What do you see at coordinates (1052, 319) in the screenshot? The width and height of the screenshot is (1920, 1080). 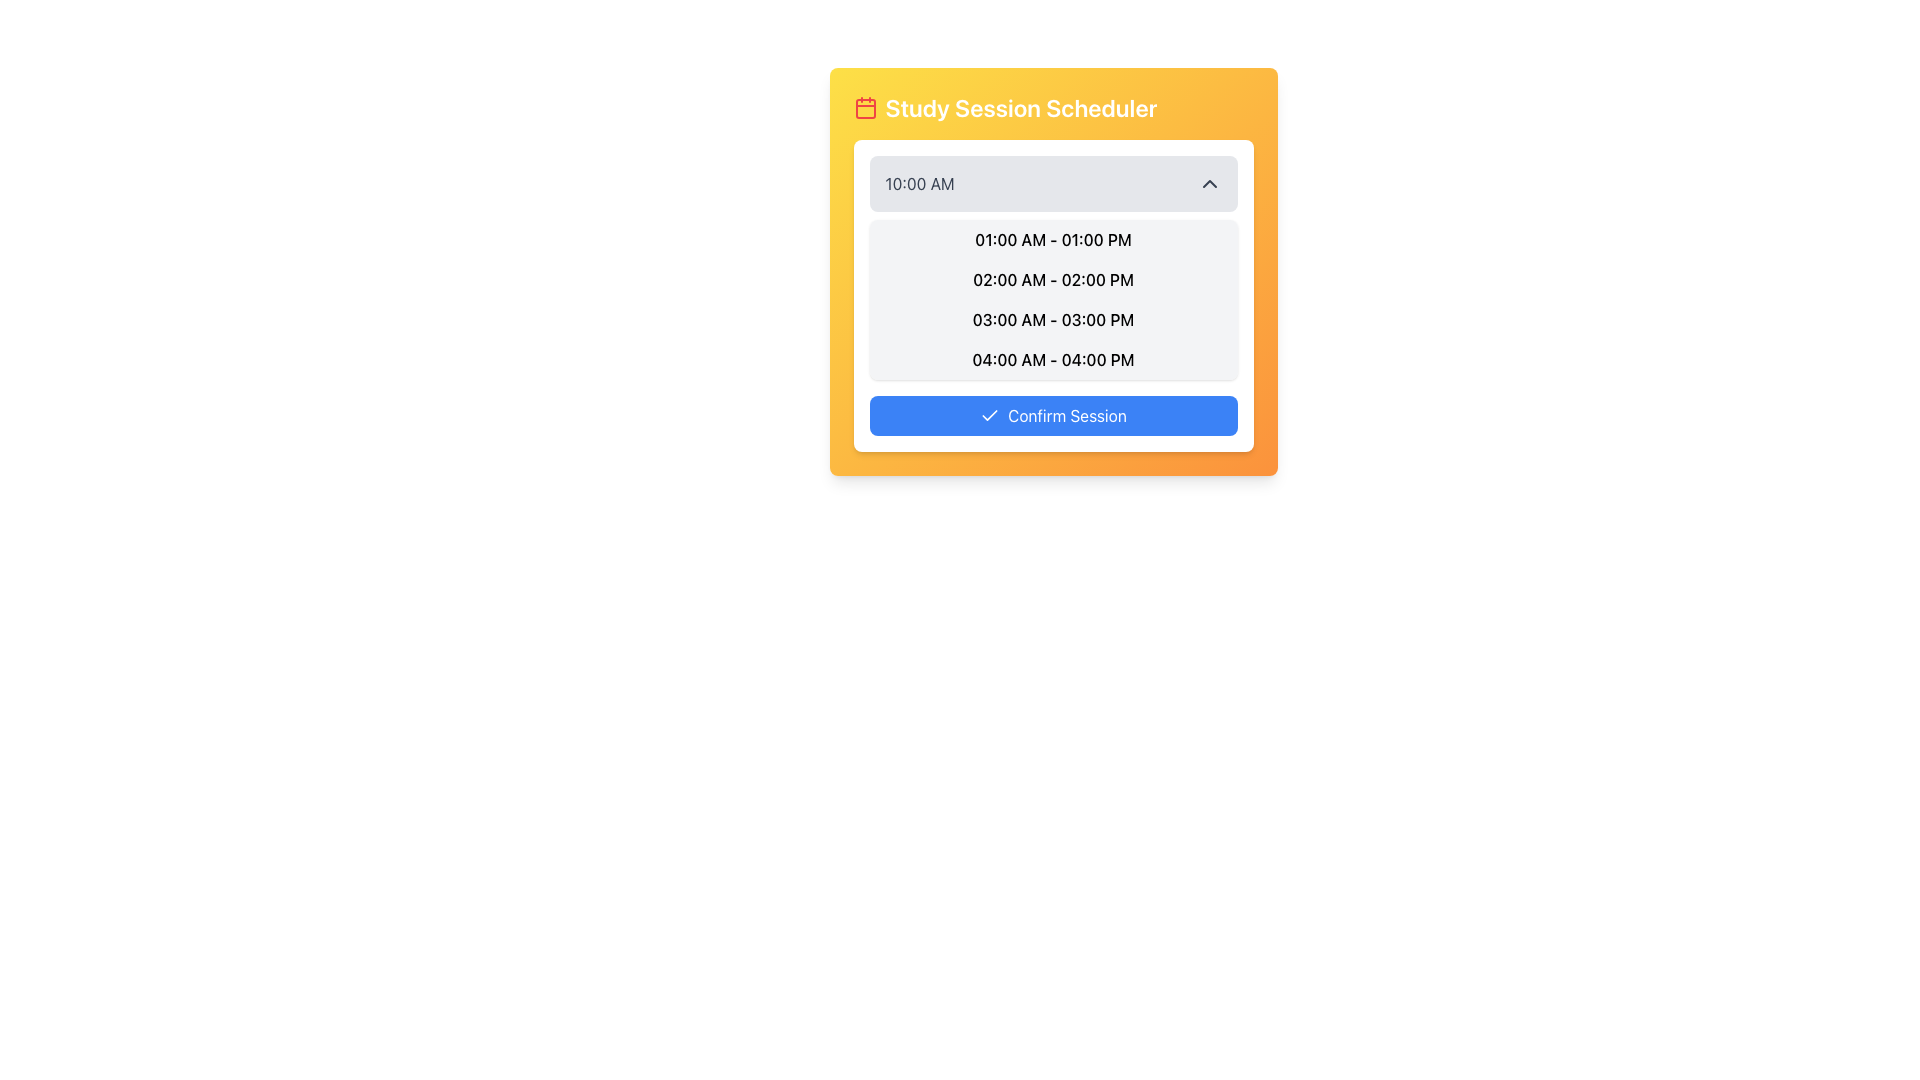 I see `the static text element displaying '03:00 AM - 03:00 PM' which is the third item in a list of time ranges` at bounding box center [1052, 319].